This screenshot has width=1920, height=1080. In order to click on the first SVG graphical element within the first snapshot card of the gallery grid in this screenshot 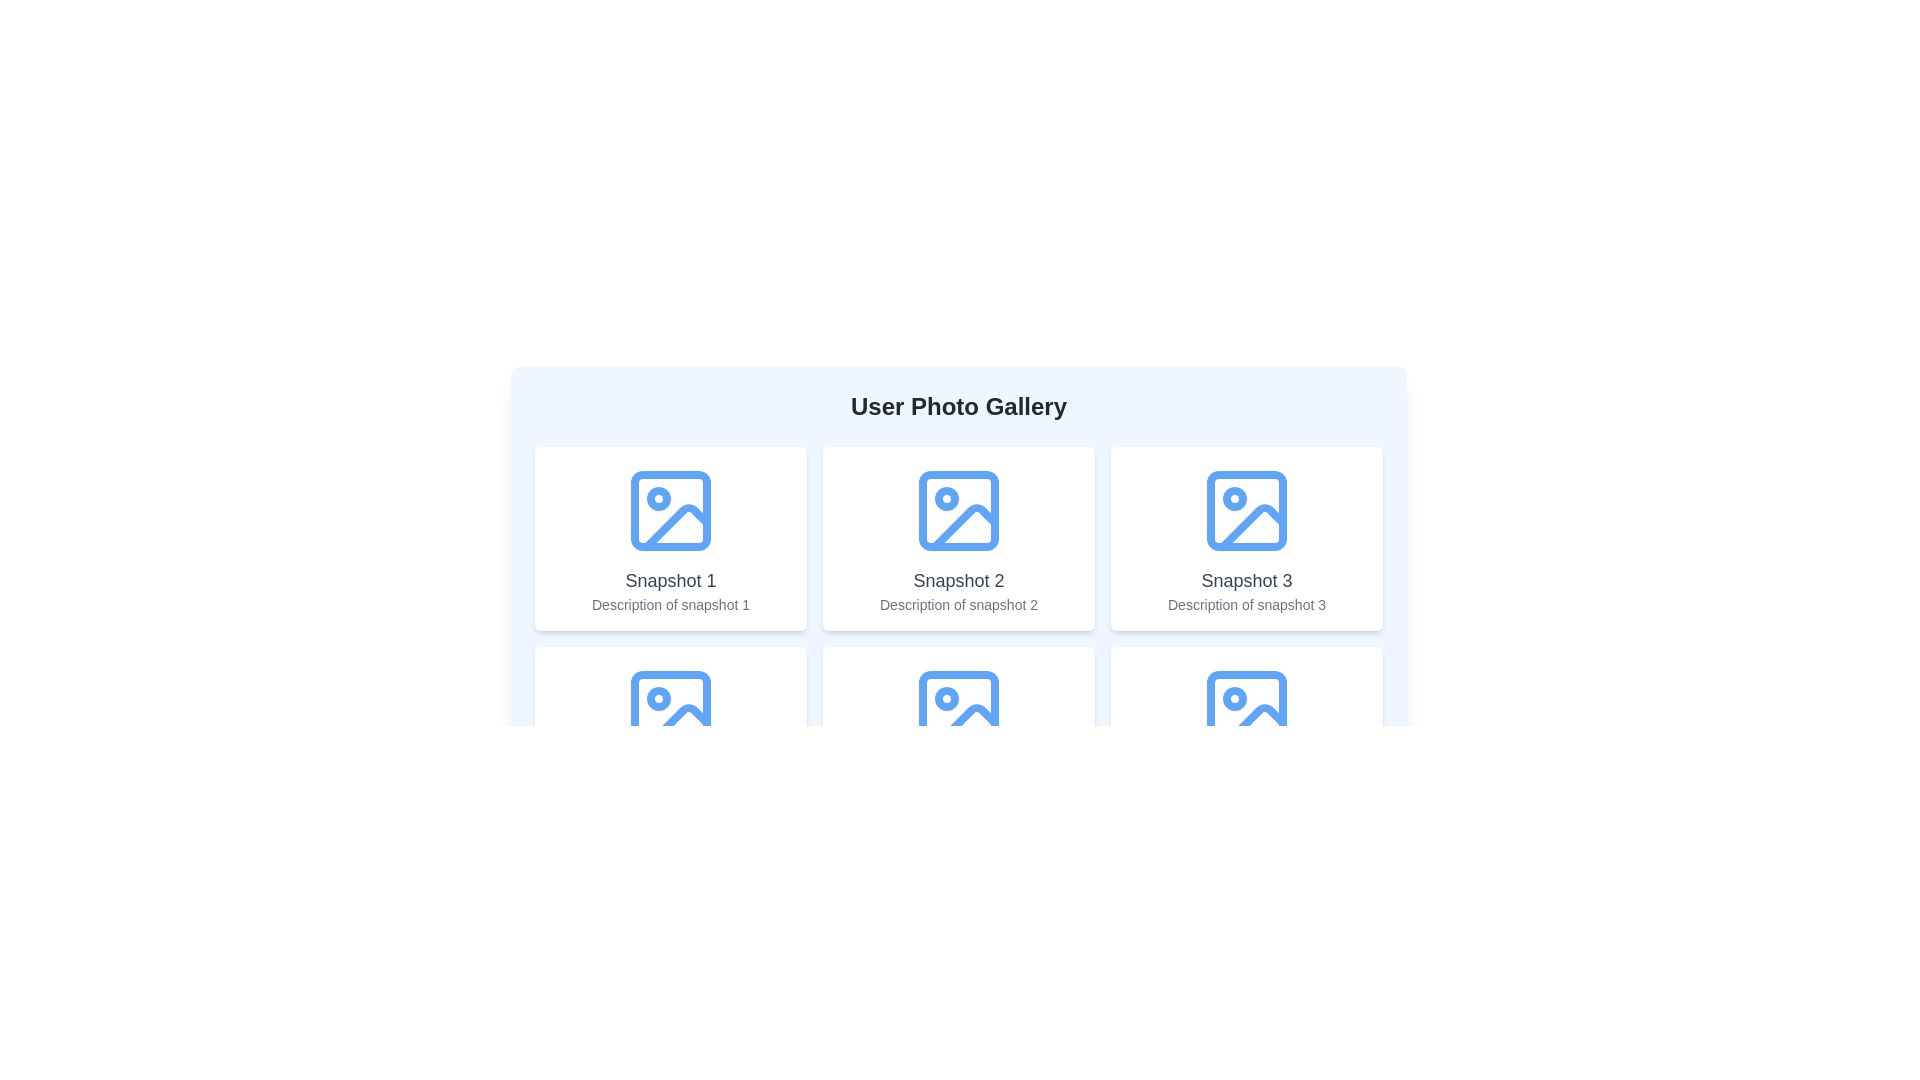, I will do `click(671, 509)`.